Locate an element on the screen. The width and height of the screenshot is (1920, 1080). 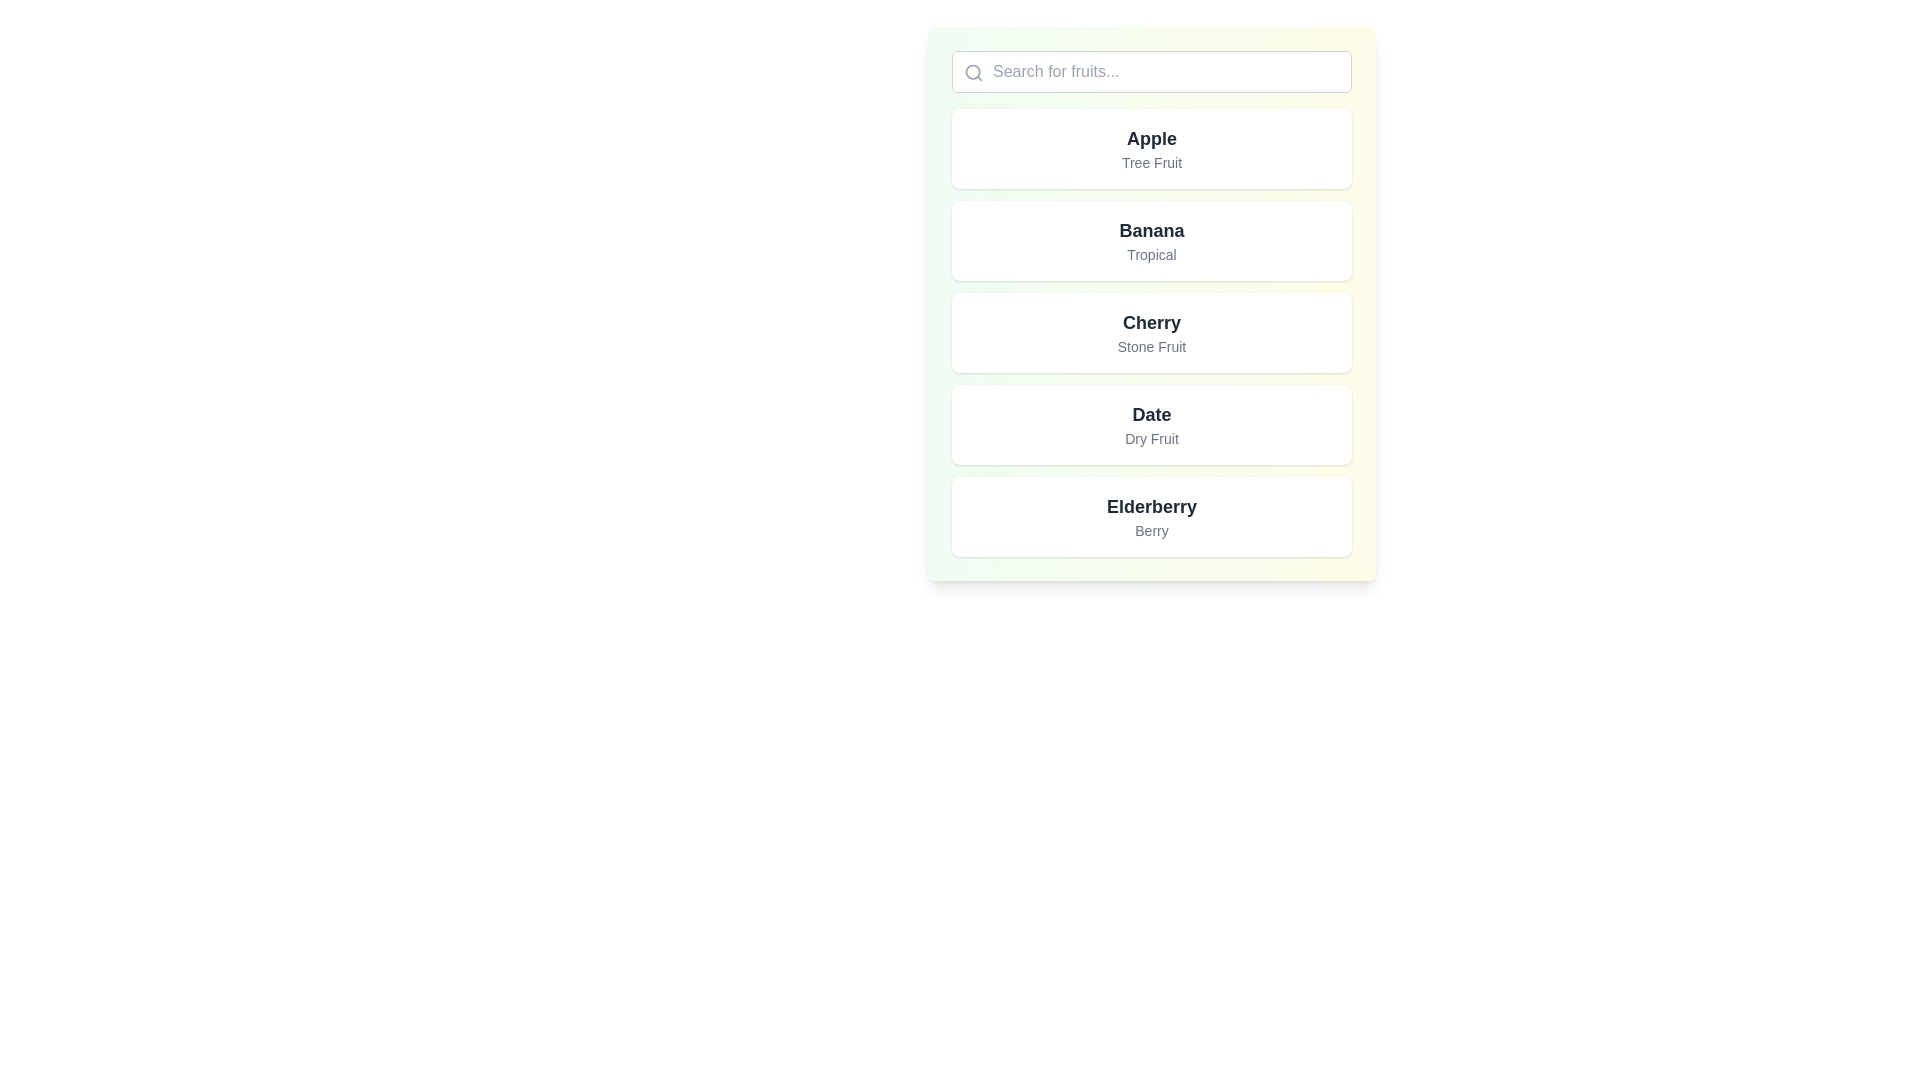
the descriptive text label providing additional details about the fruit 'Banana', which is the second text component in the card representing 'Banana' is located at coordinates (1152, 253).